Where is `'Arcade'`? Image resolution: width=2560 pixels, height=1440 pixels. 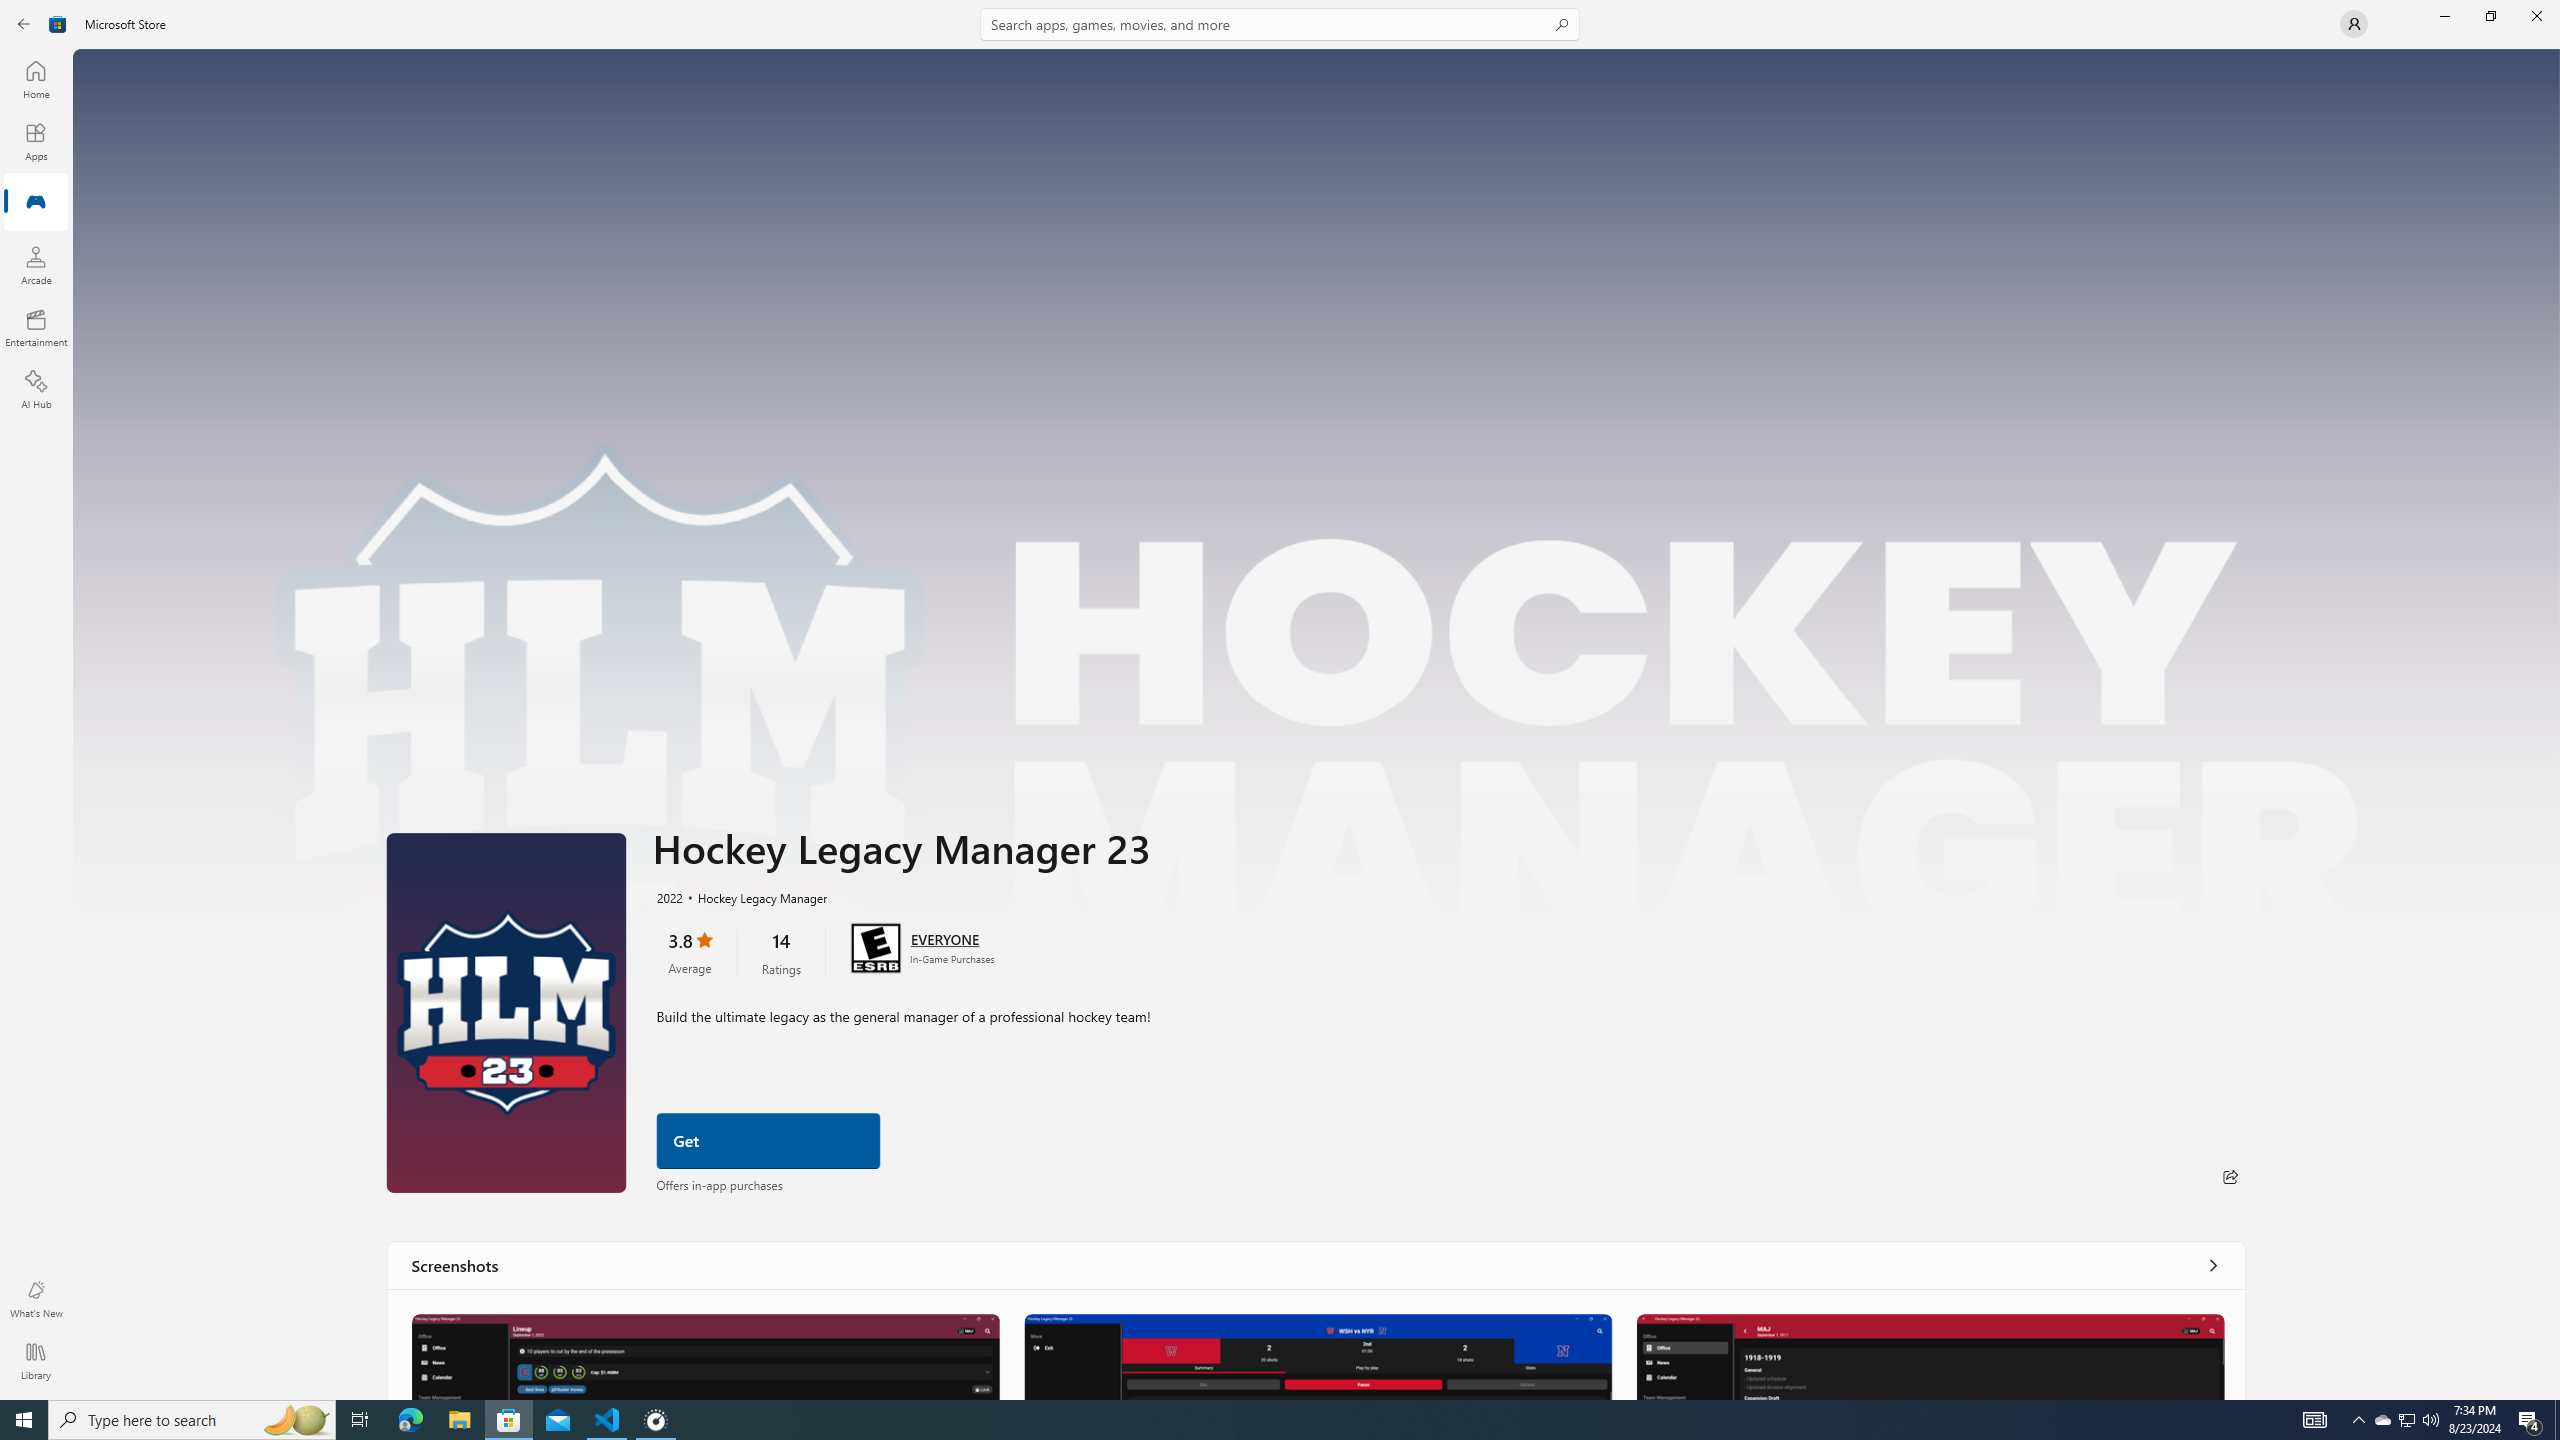 'Arcade' is located at coordinates (34, 264).